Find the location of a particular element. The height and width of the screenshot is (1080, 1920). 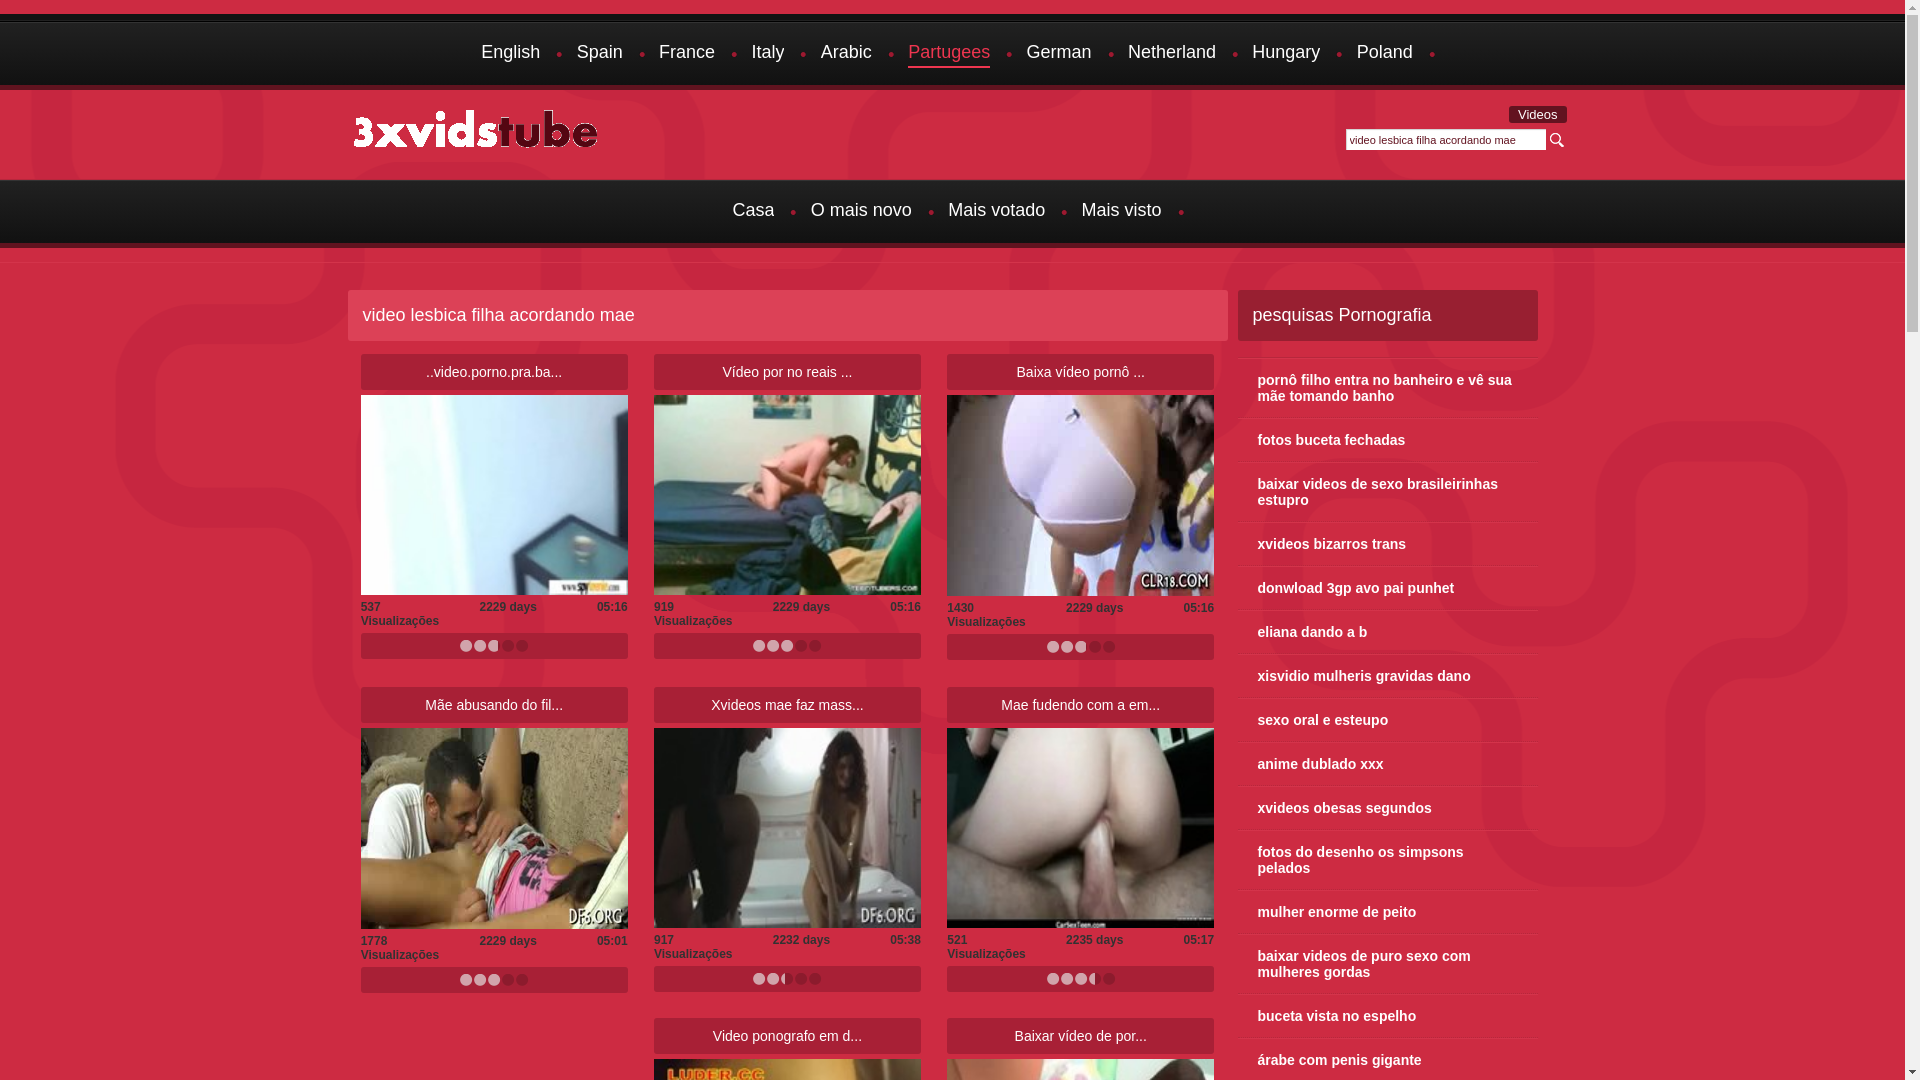

'mulher enorme de peito' is located at coordinates (1386, 911).